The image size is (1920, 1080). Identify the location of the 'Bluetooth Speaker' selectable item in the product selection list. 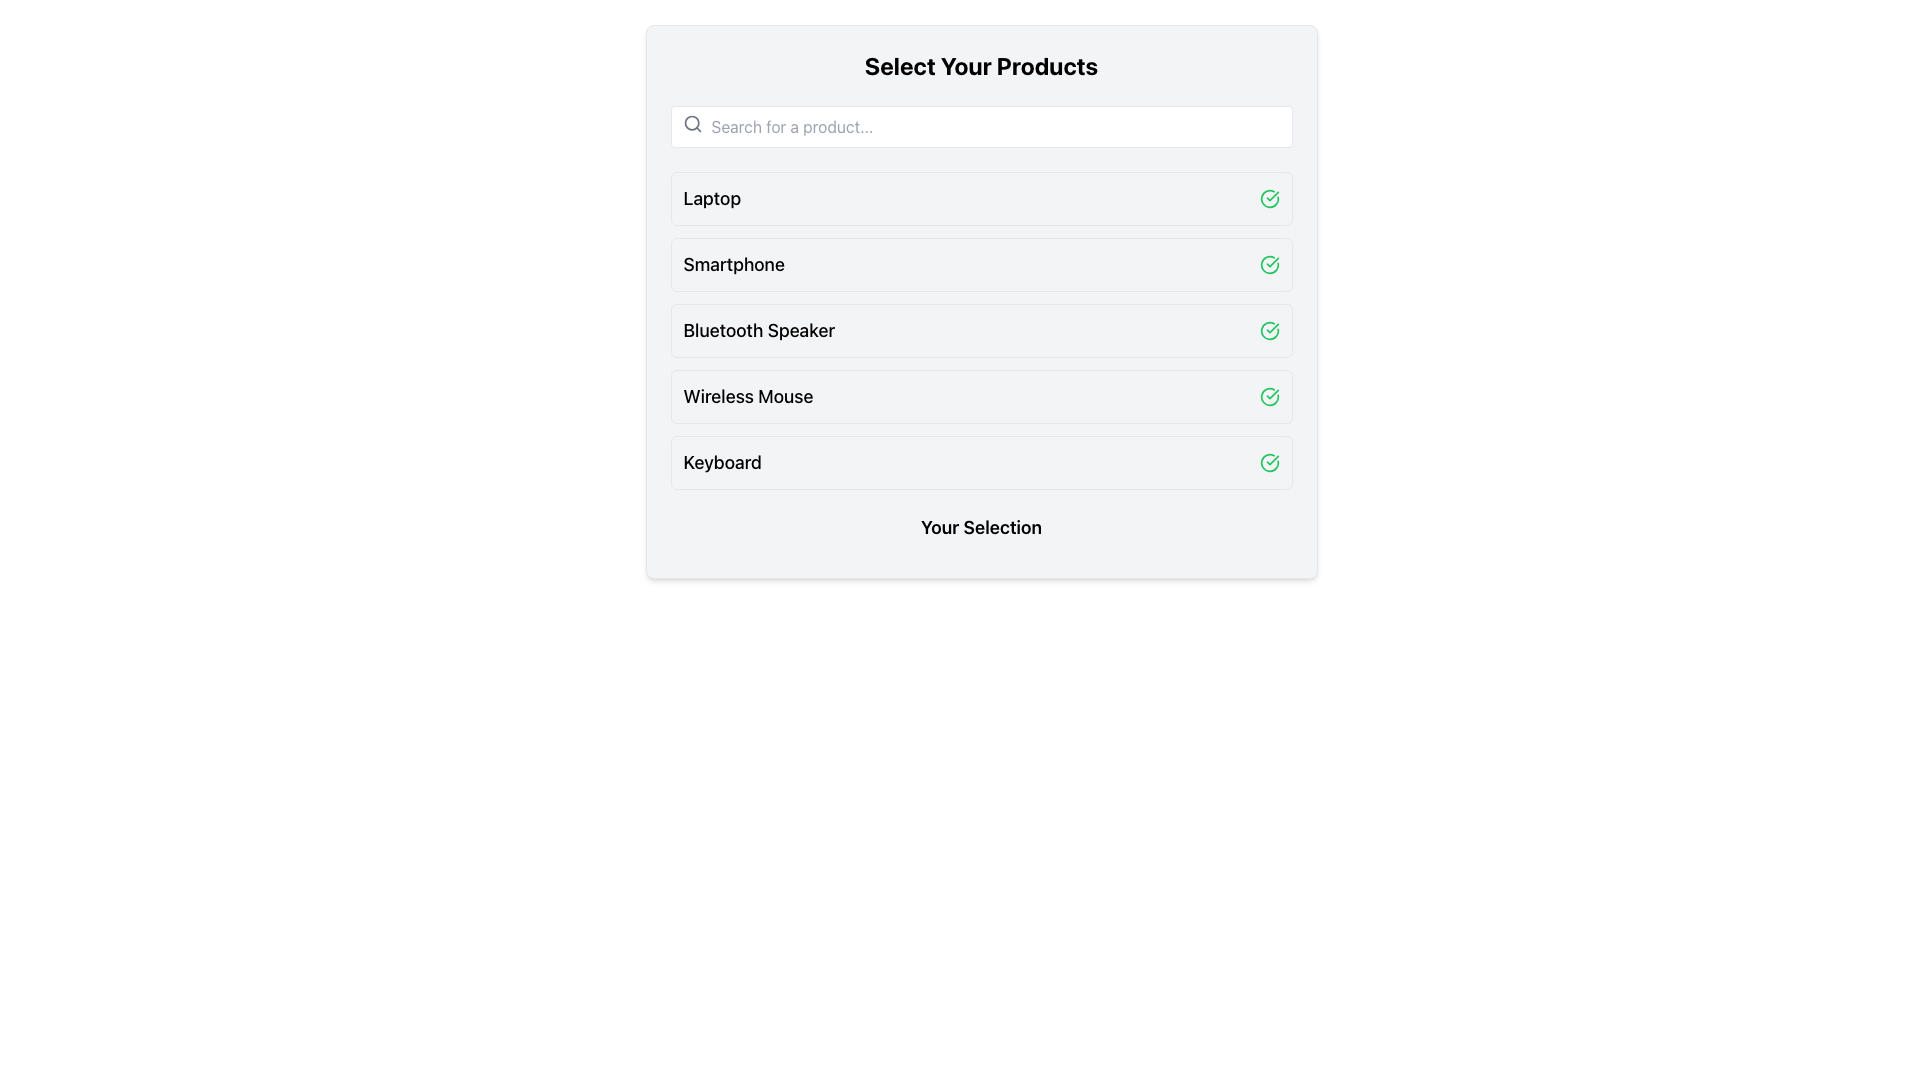
(981, 330).